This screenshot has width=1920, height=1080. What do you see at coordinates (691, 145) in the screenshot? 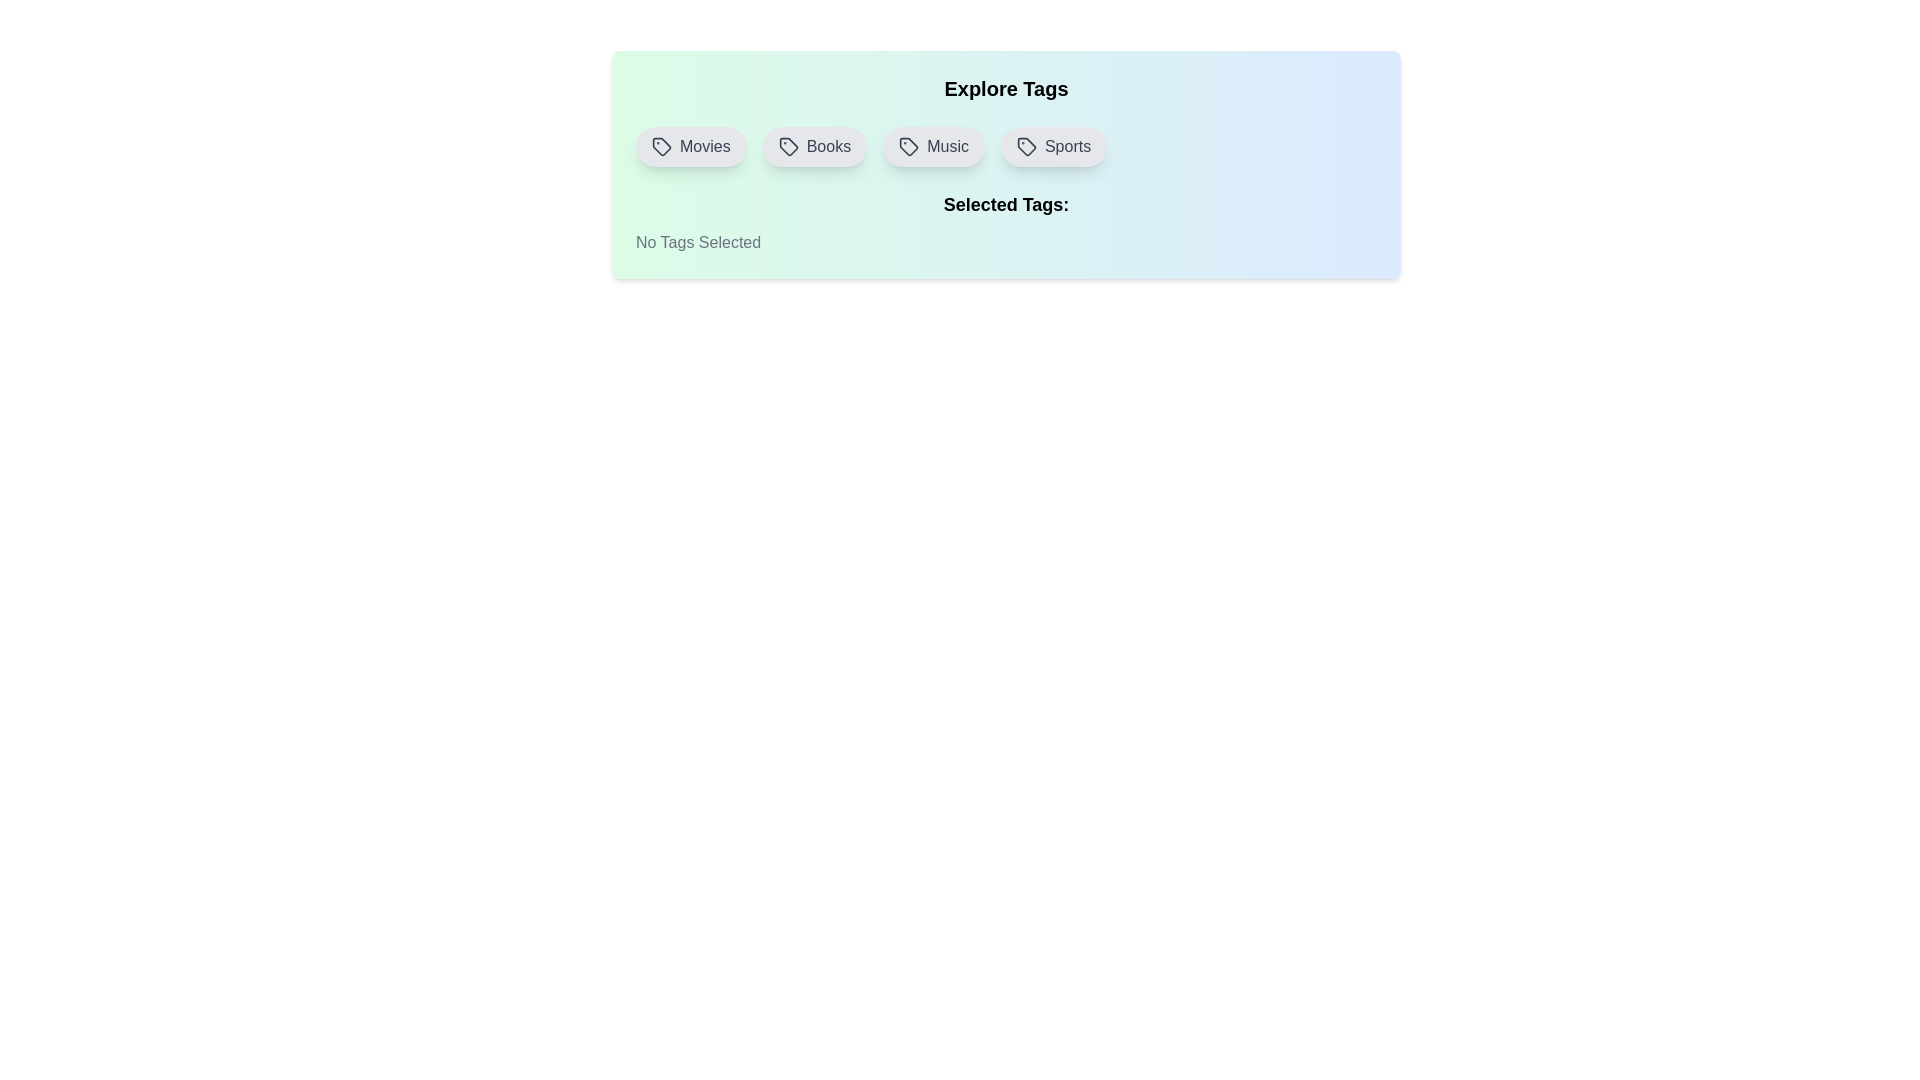
I see `the 'Movies' button, which is the first item in a horizontal list of categories including 'Books,' 'Music,' and 'Sports'` at bounding box center [691, 145].